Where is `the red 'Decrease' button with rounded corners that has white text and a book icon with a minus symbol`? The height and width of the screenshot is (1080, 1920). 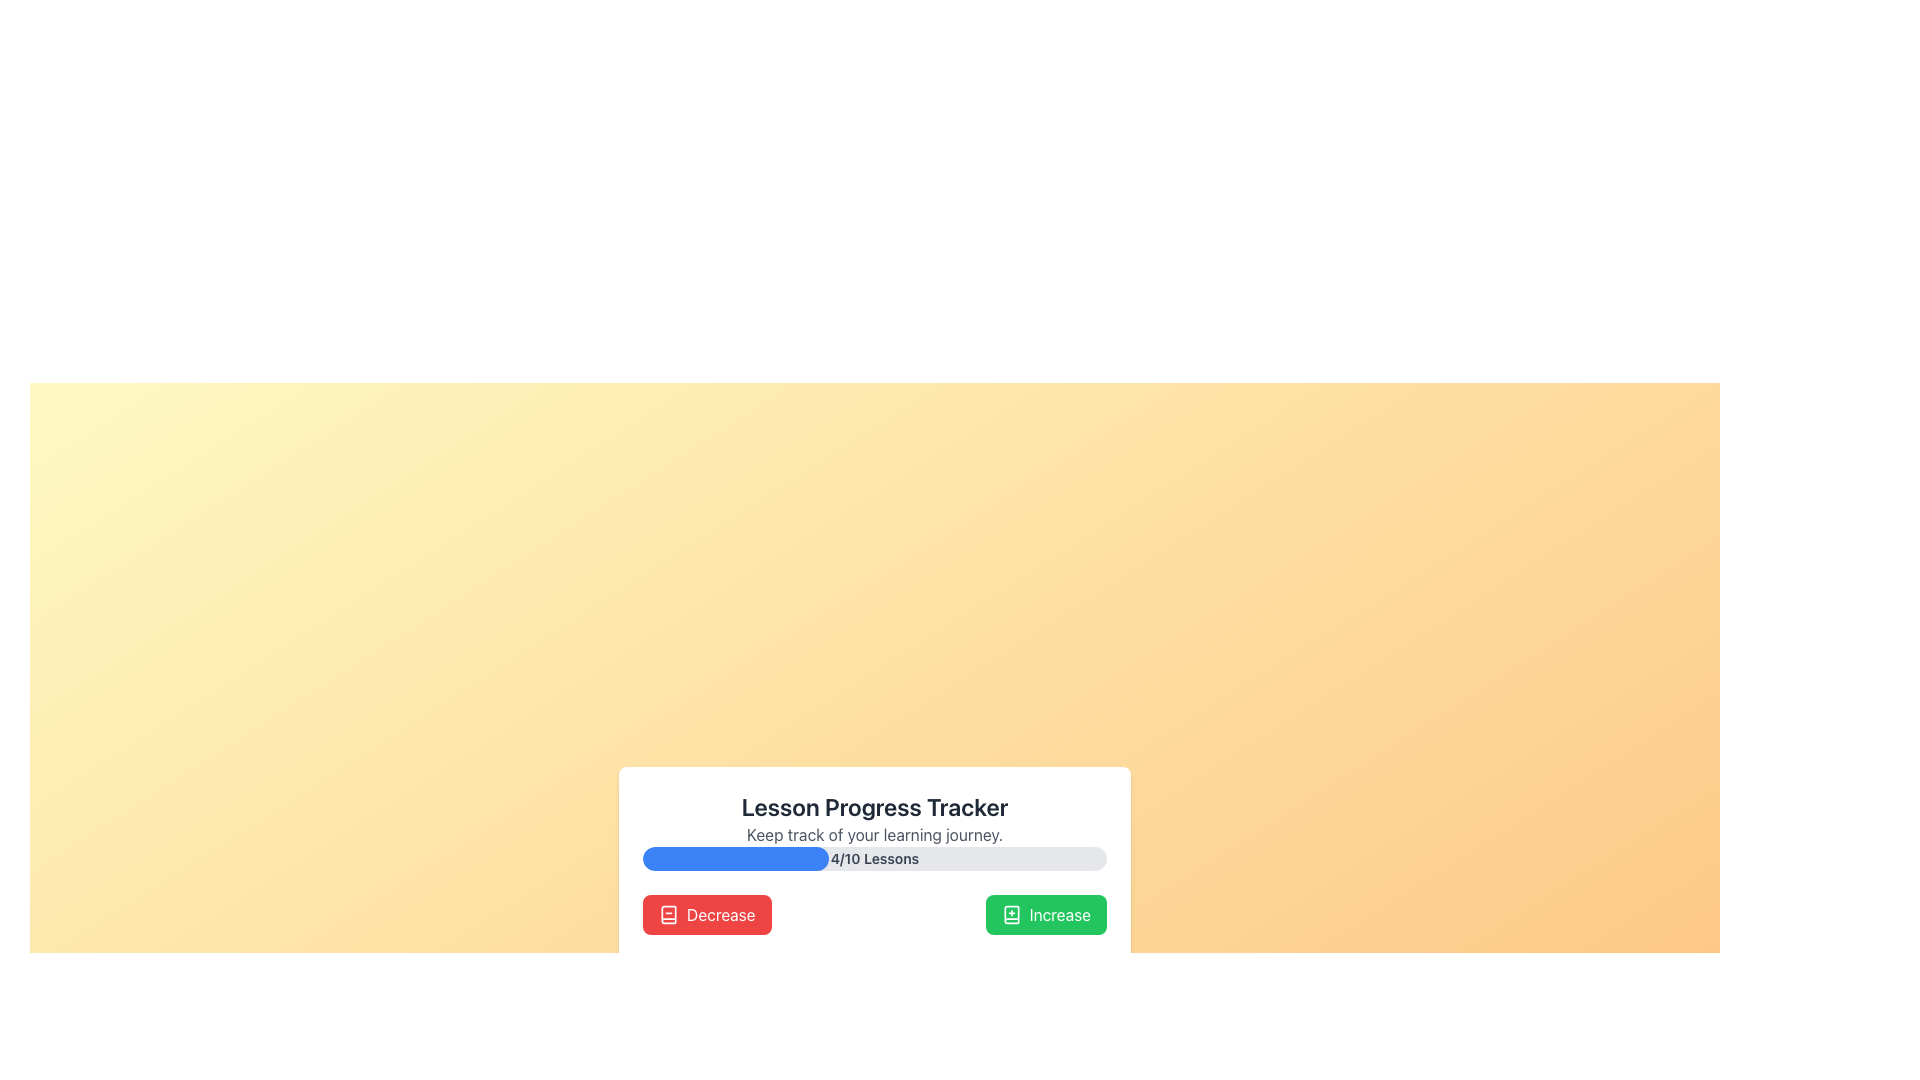 the red 'Decrease' button with rounded corners that has white text and a book icon with a minus symbol is located at coordinates (707, 914).